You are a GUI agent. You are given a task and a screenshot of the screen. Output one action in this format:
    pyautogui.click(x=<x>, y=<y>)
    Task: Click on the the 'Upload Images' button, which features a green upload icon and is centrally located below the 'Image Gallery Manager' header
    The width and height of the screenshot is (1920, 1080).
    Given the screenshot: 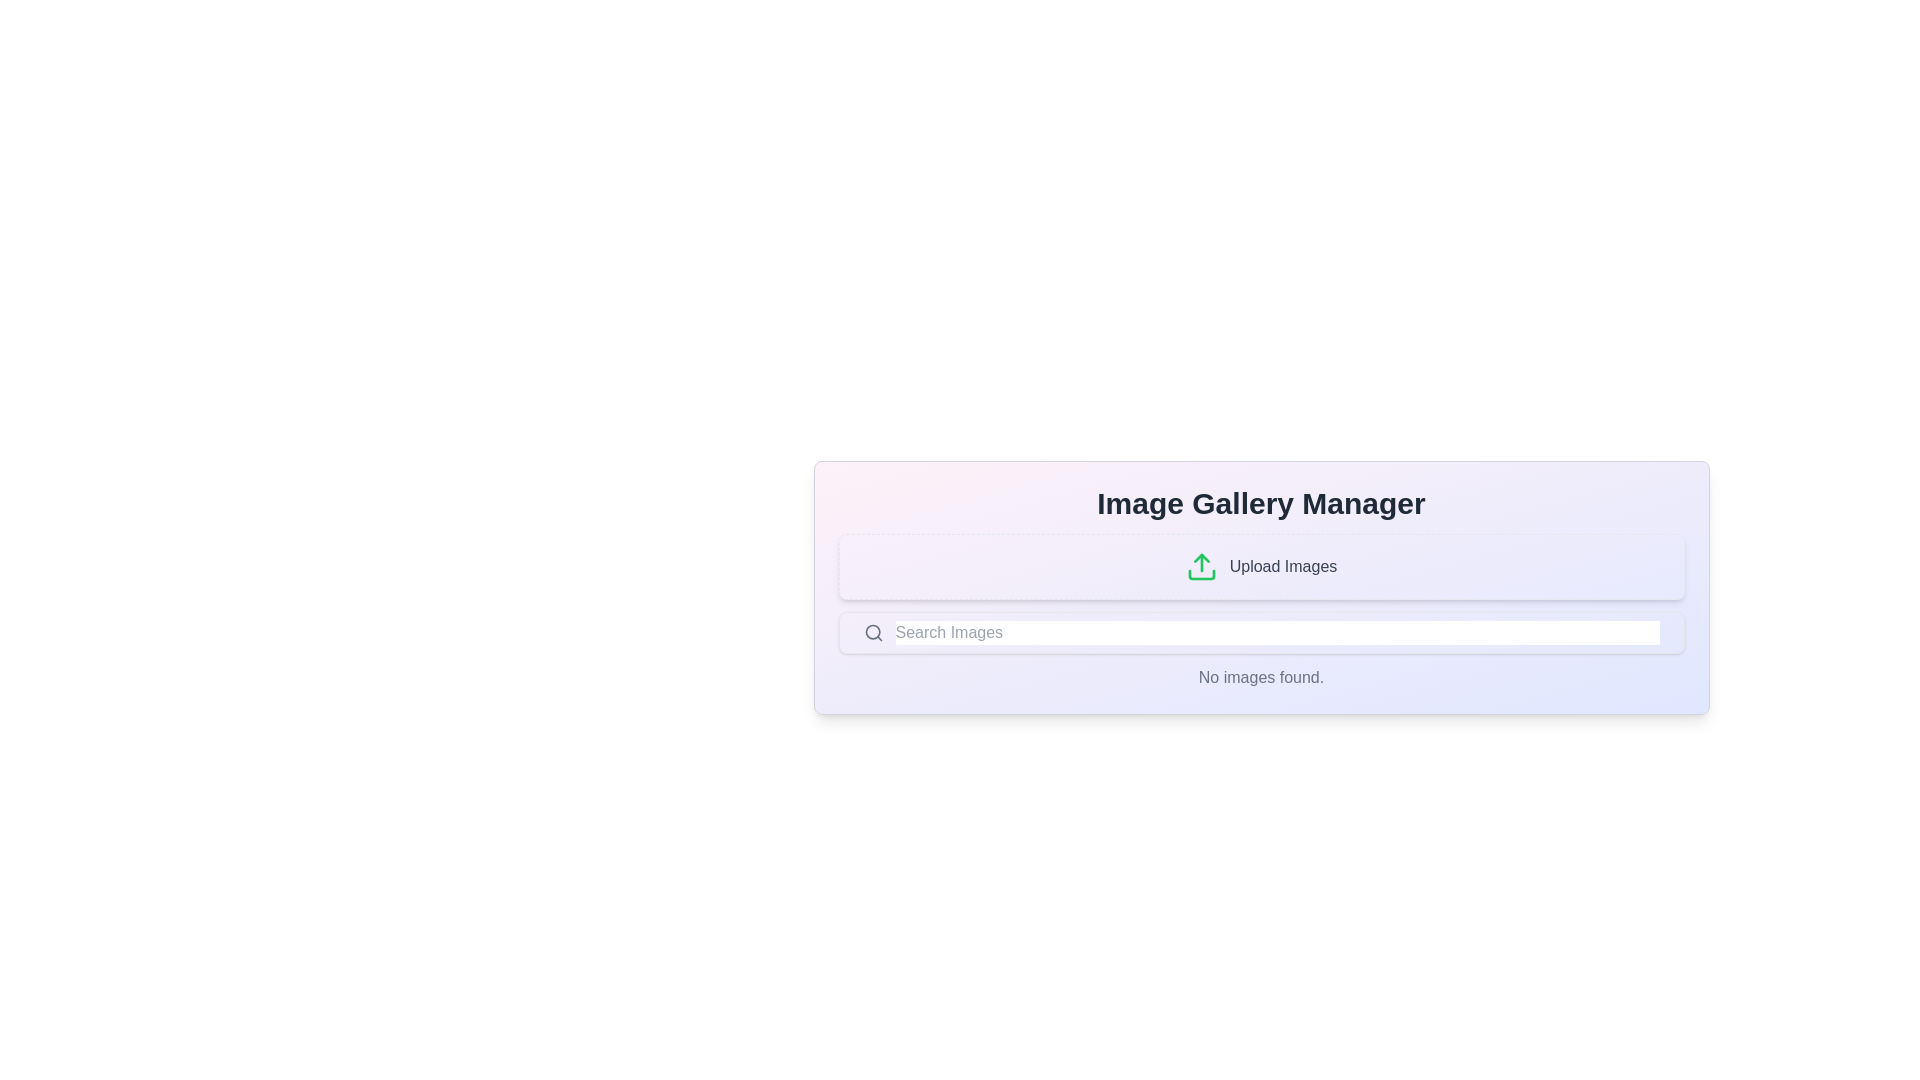 What is the action you would take?
    pyautogui.click(x=1260, y=567)
    